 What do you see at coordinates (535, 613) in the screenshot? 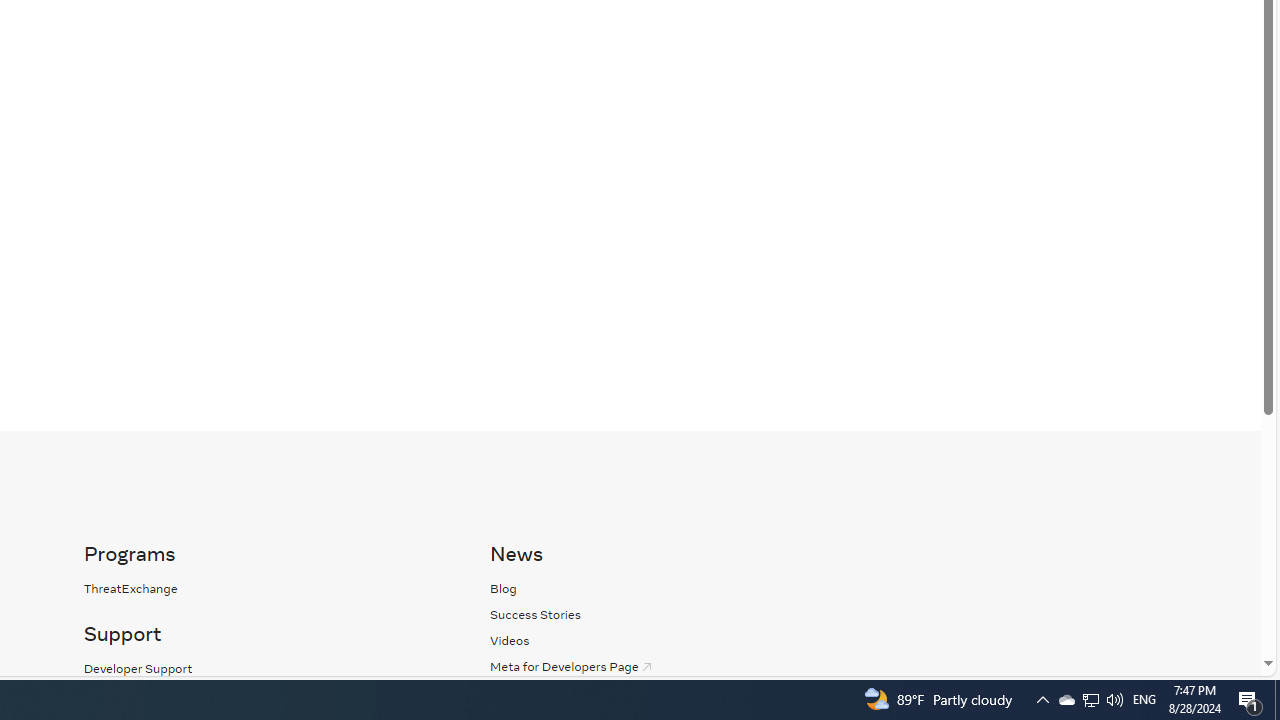
I see `'Success Stories'` at bounding box center [535, 613].